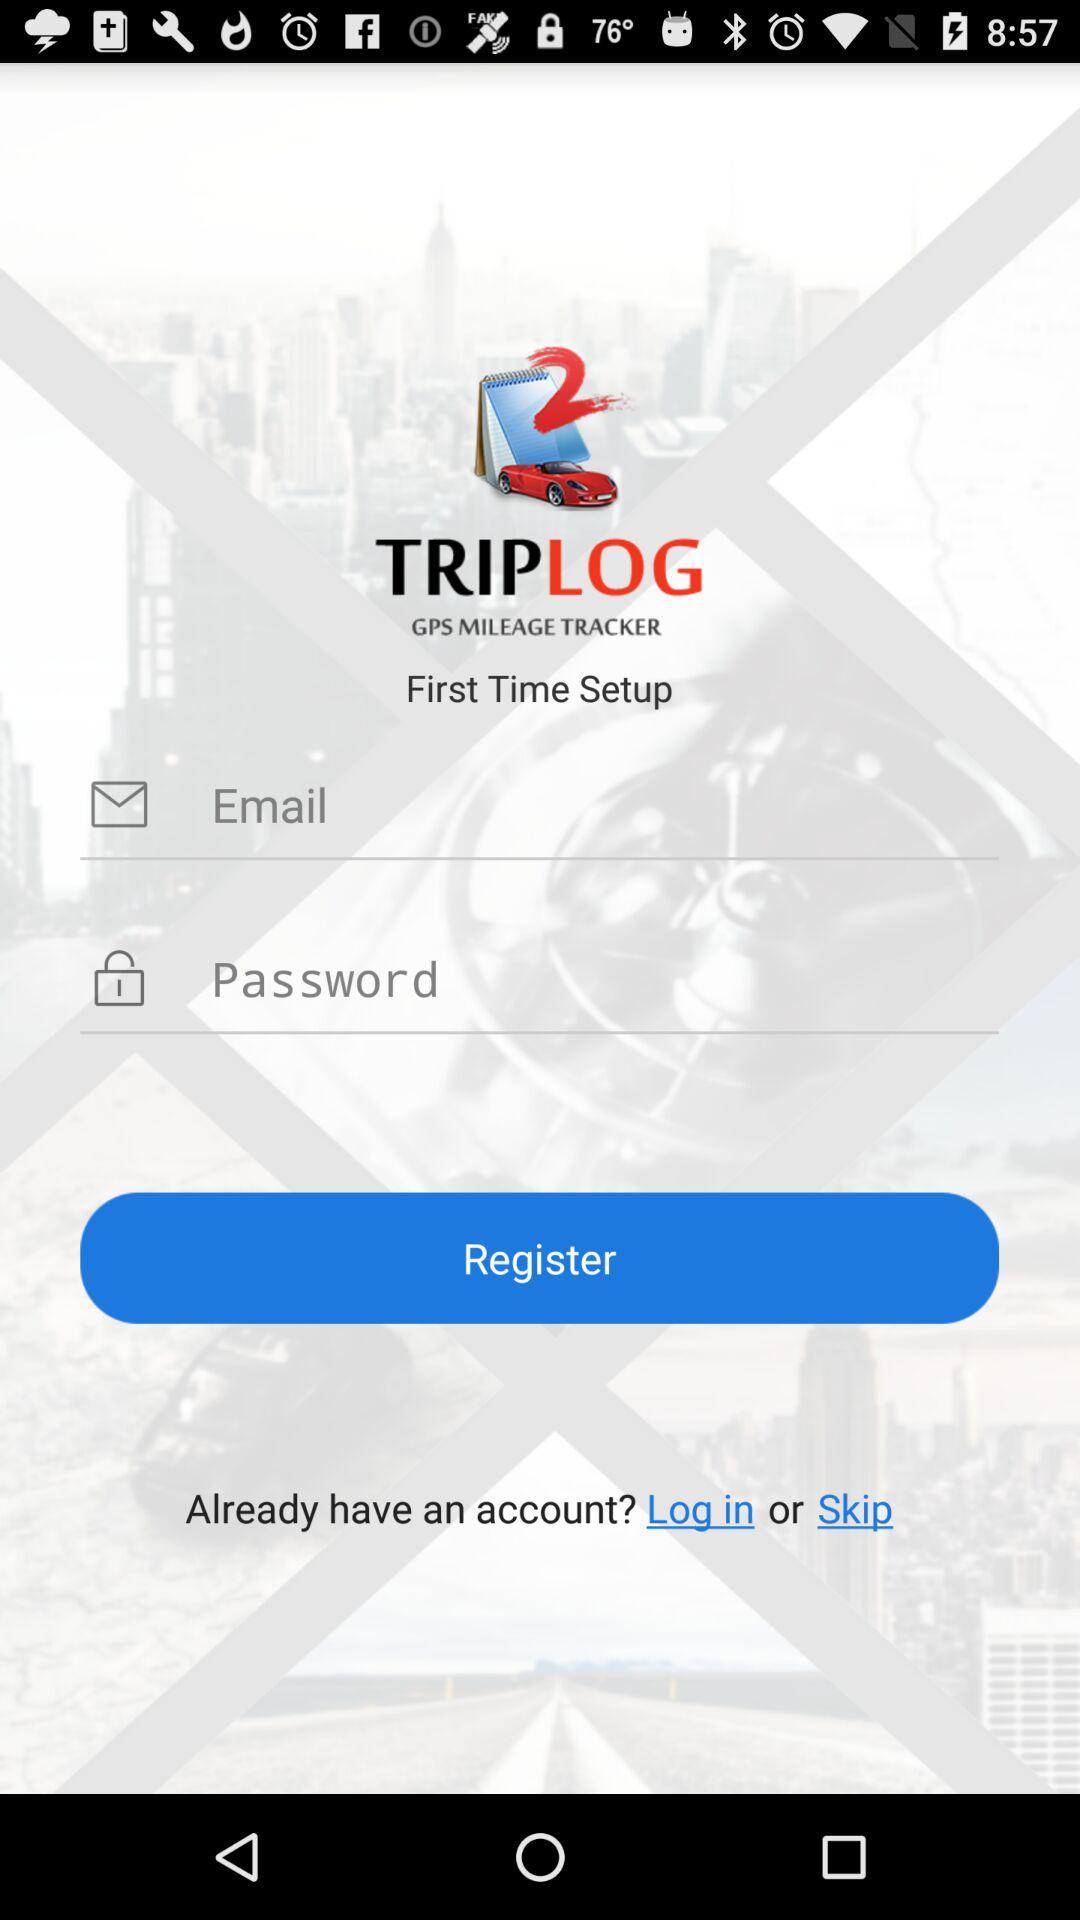 This screenshot has height=1920, width=1080. What do you see at coordinates (538, 1257) in the screenshot?
I see `the item above already have an icon` at bounding box center [538, 1257].